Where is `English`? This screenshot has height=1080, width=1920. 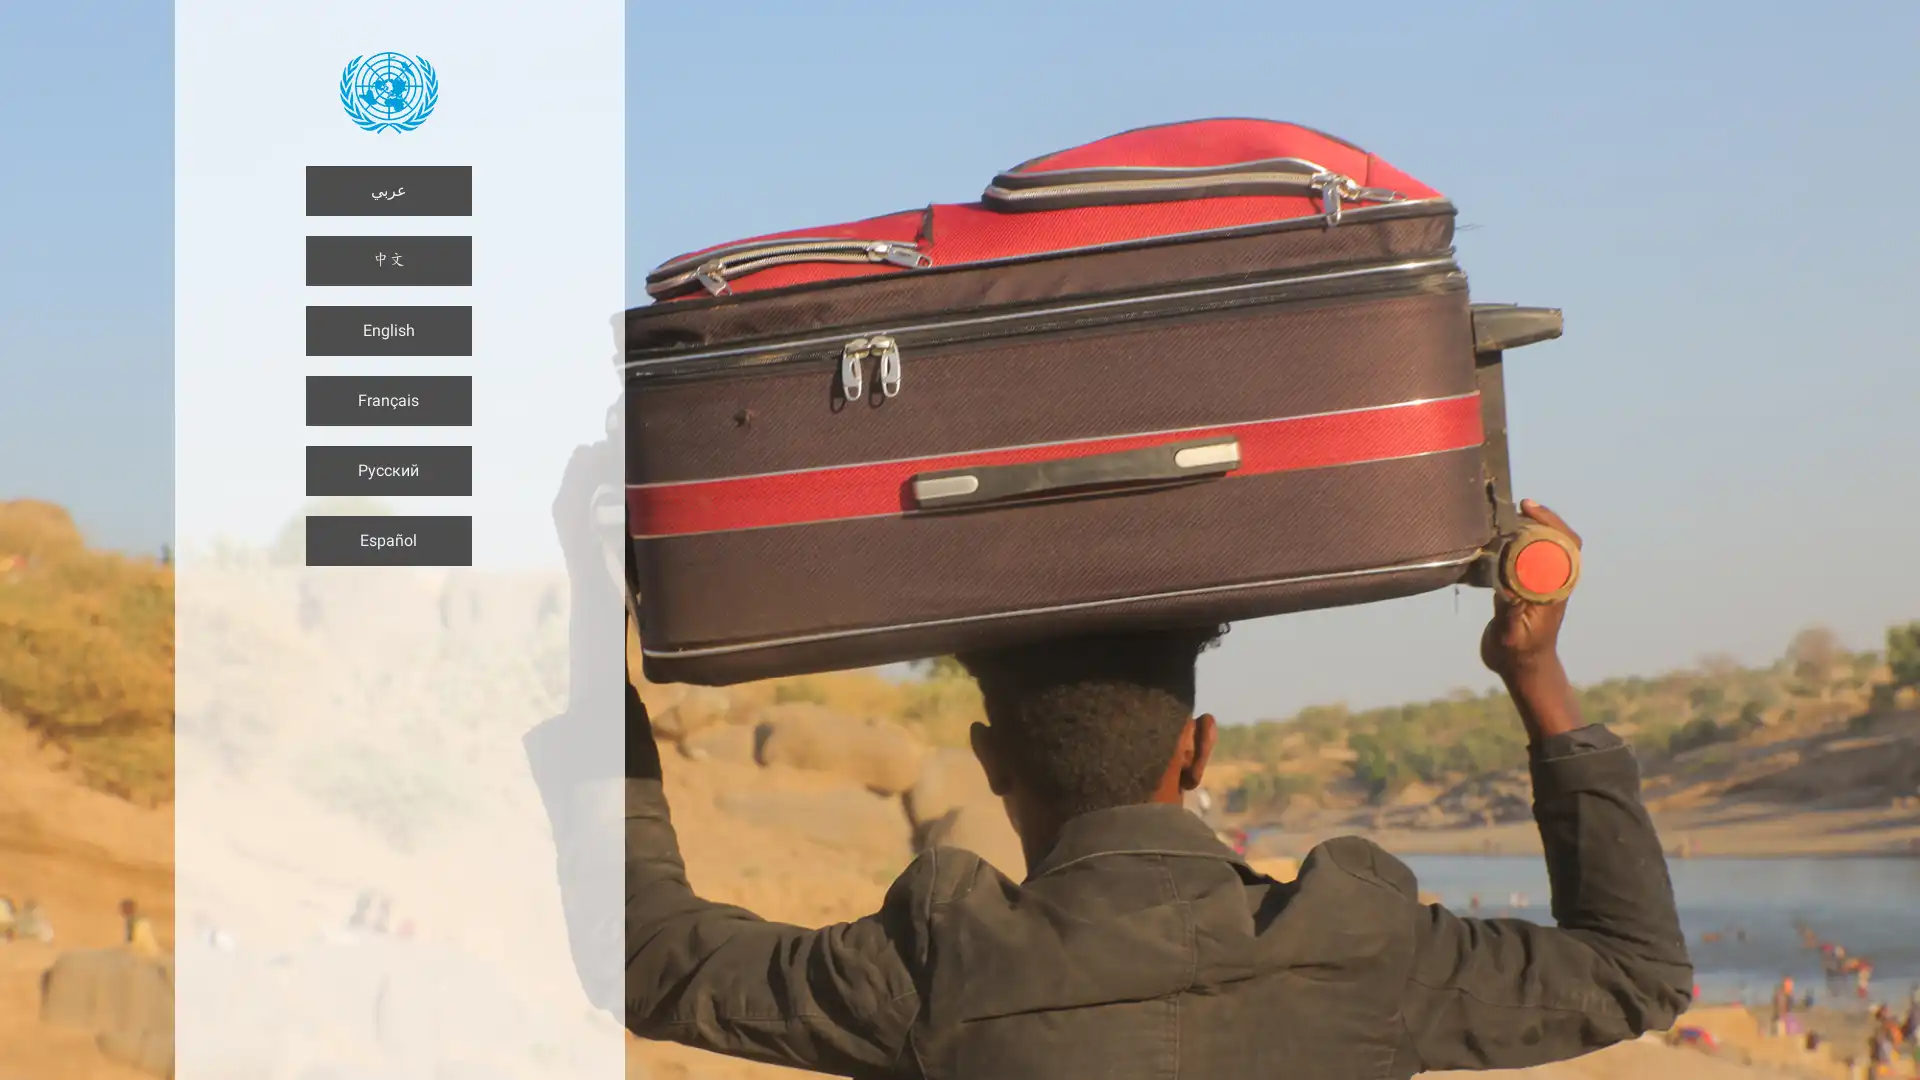 English is located at coordinates (388, 330).